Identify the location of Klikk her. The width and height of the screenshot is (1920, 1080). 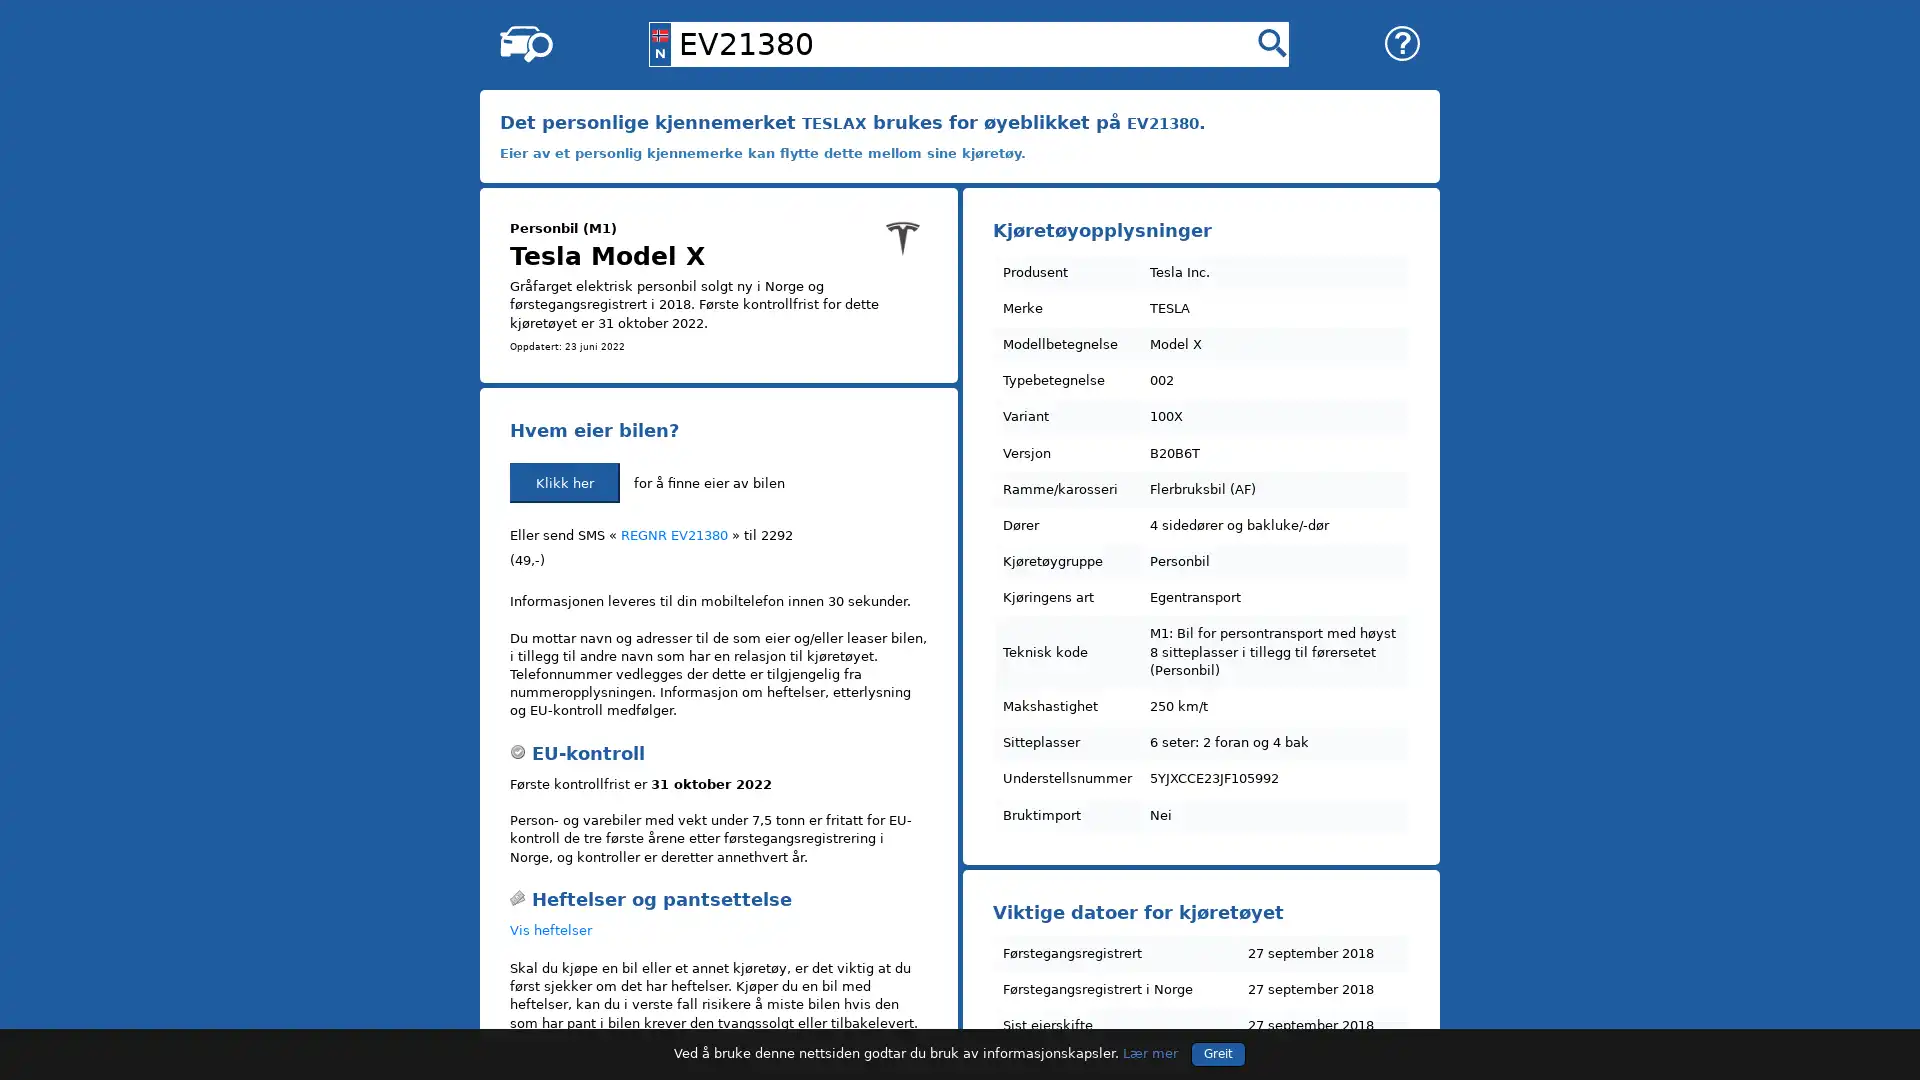
(564, 482).